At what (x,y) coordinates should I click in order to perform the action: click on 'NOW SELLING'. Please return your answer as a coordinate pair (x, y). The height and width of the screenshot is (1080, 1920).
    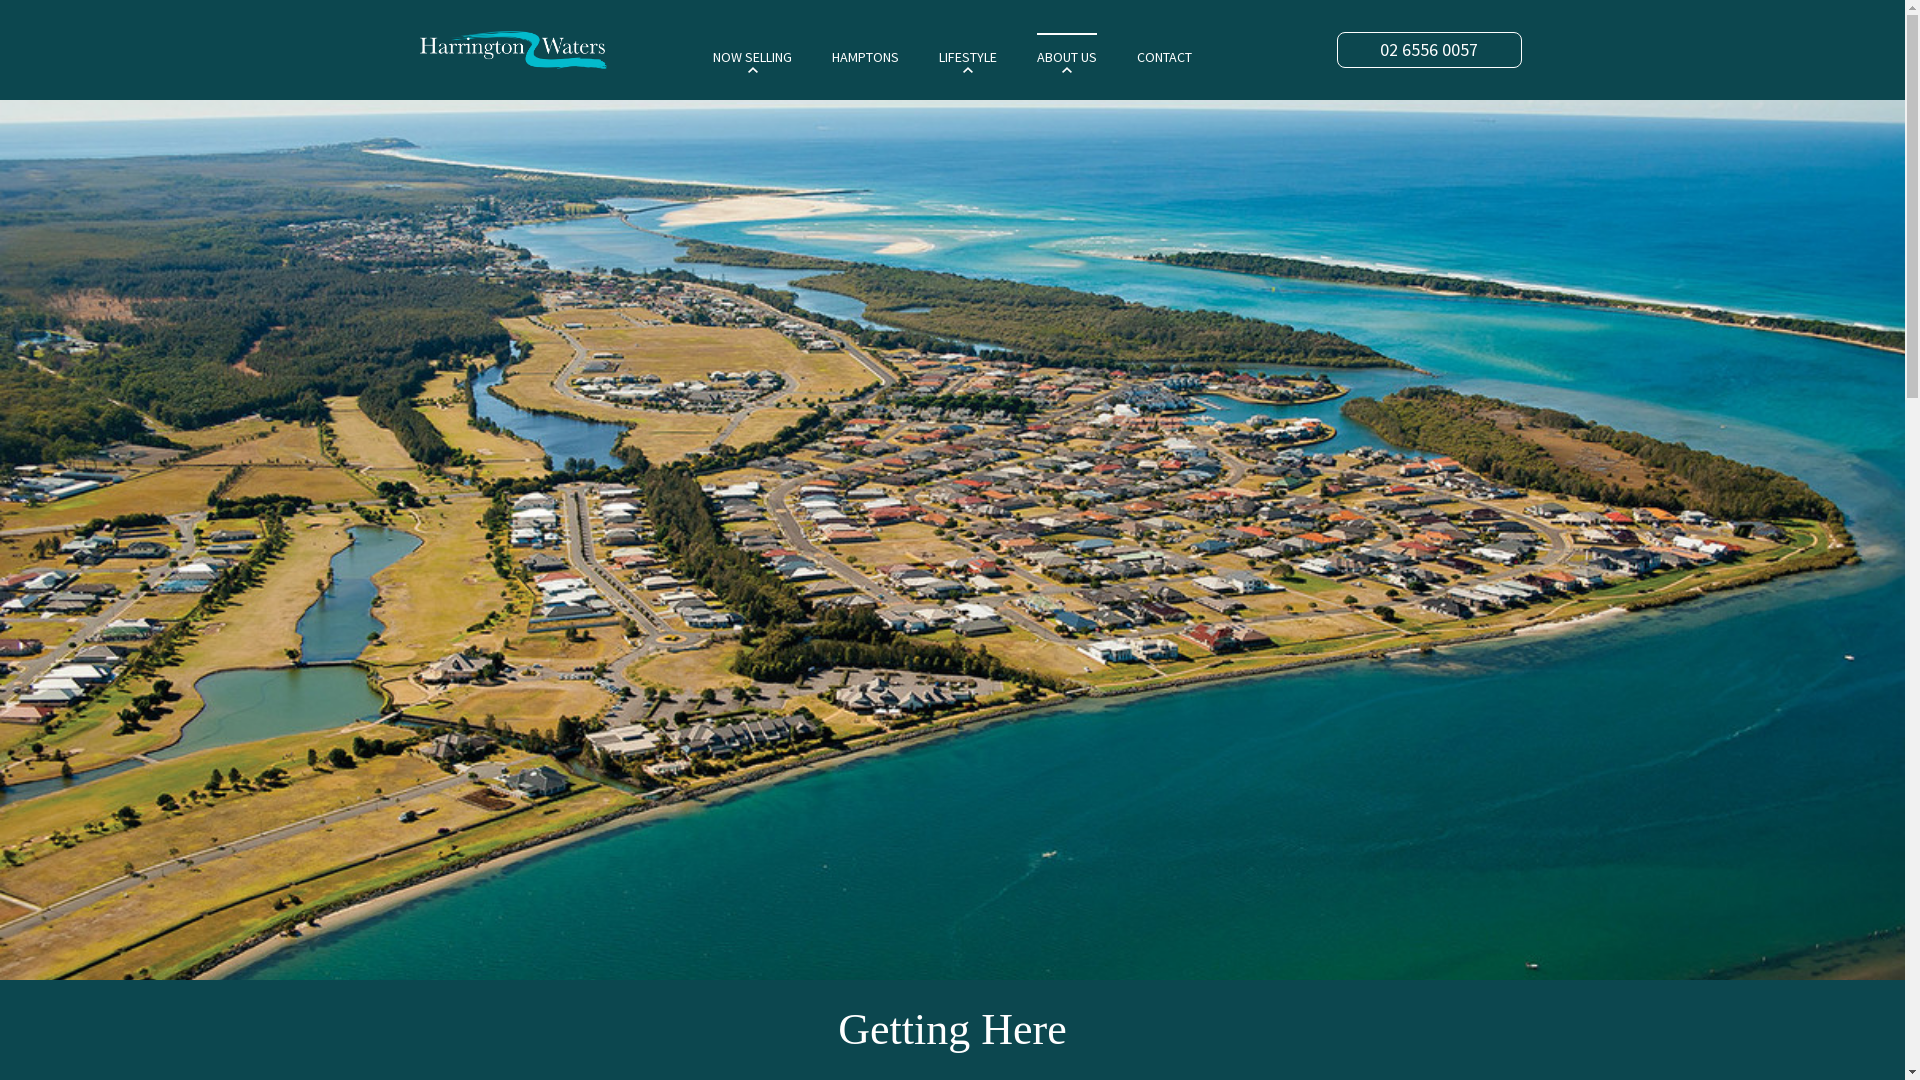
    Looking at the image, I should click on (751, 55).